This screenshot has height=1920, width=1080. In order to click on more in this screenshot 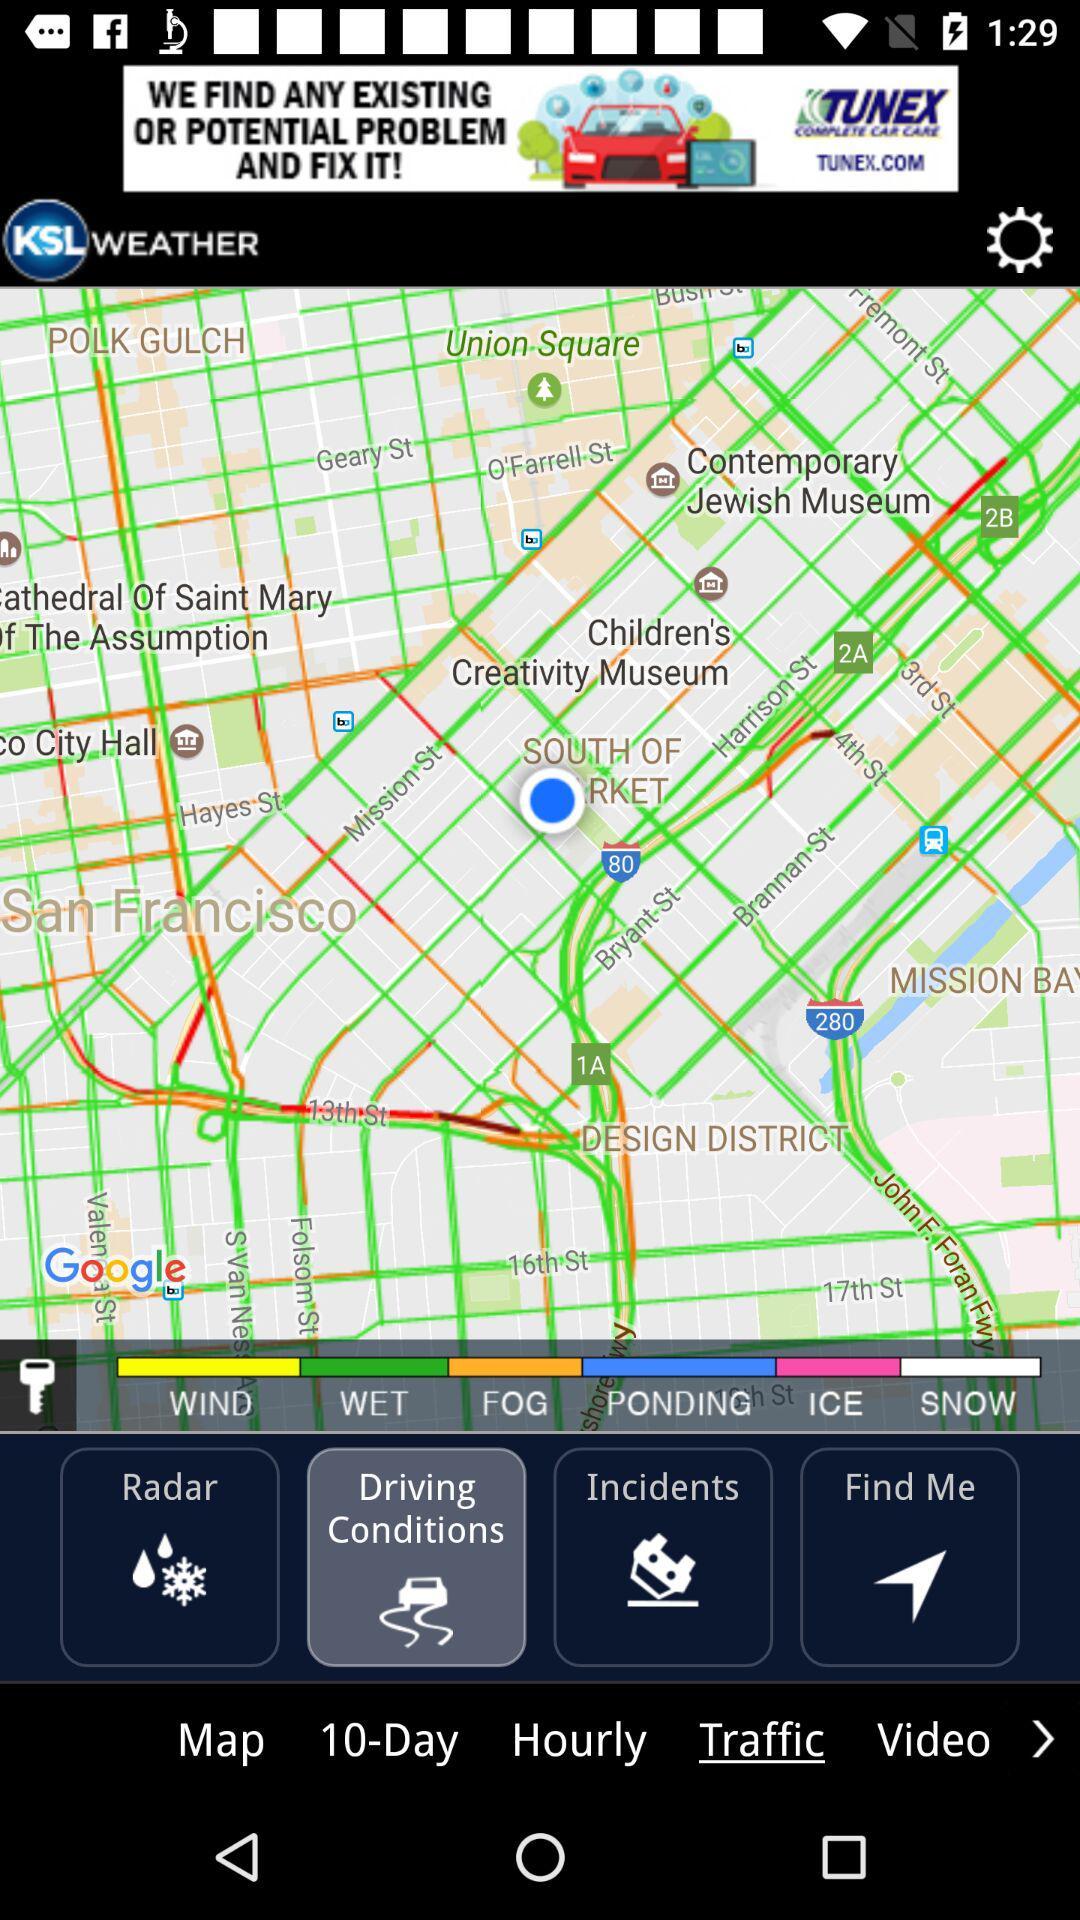, I will do `click(1042, 1737)`.